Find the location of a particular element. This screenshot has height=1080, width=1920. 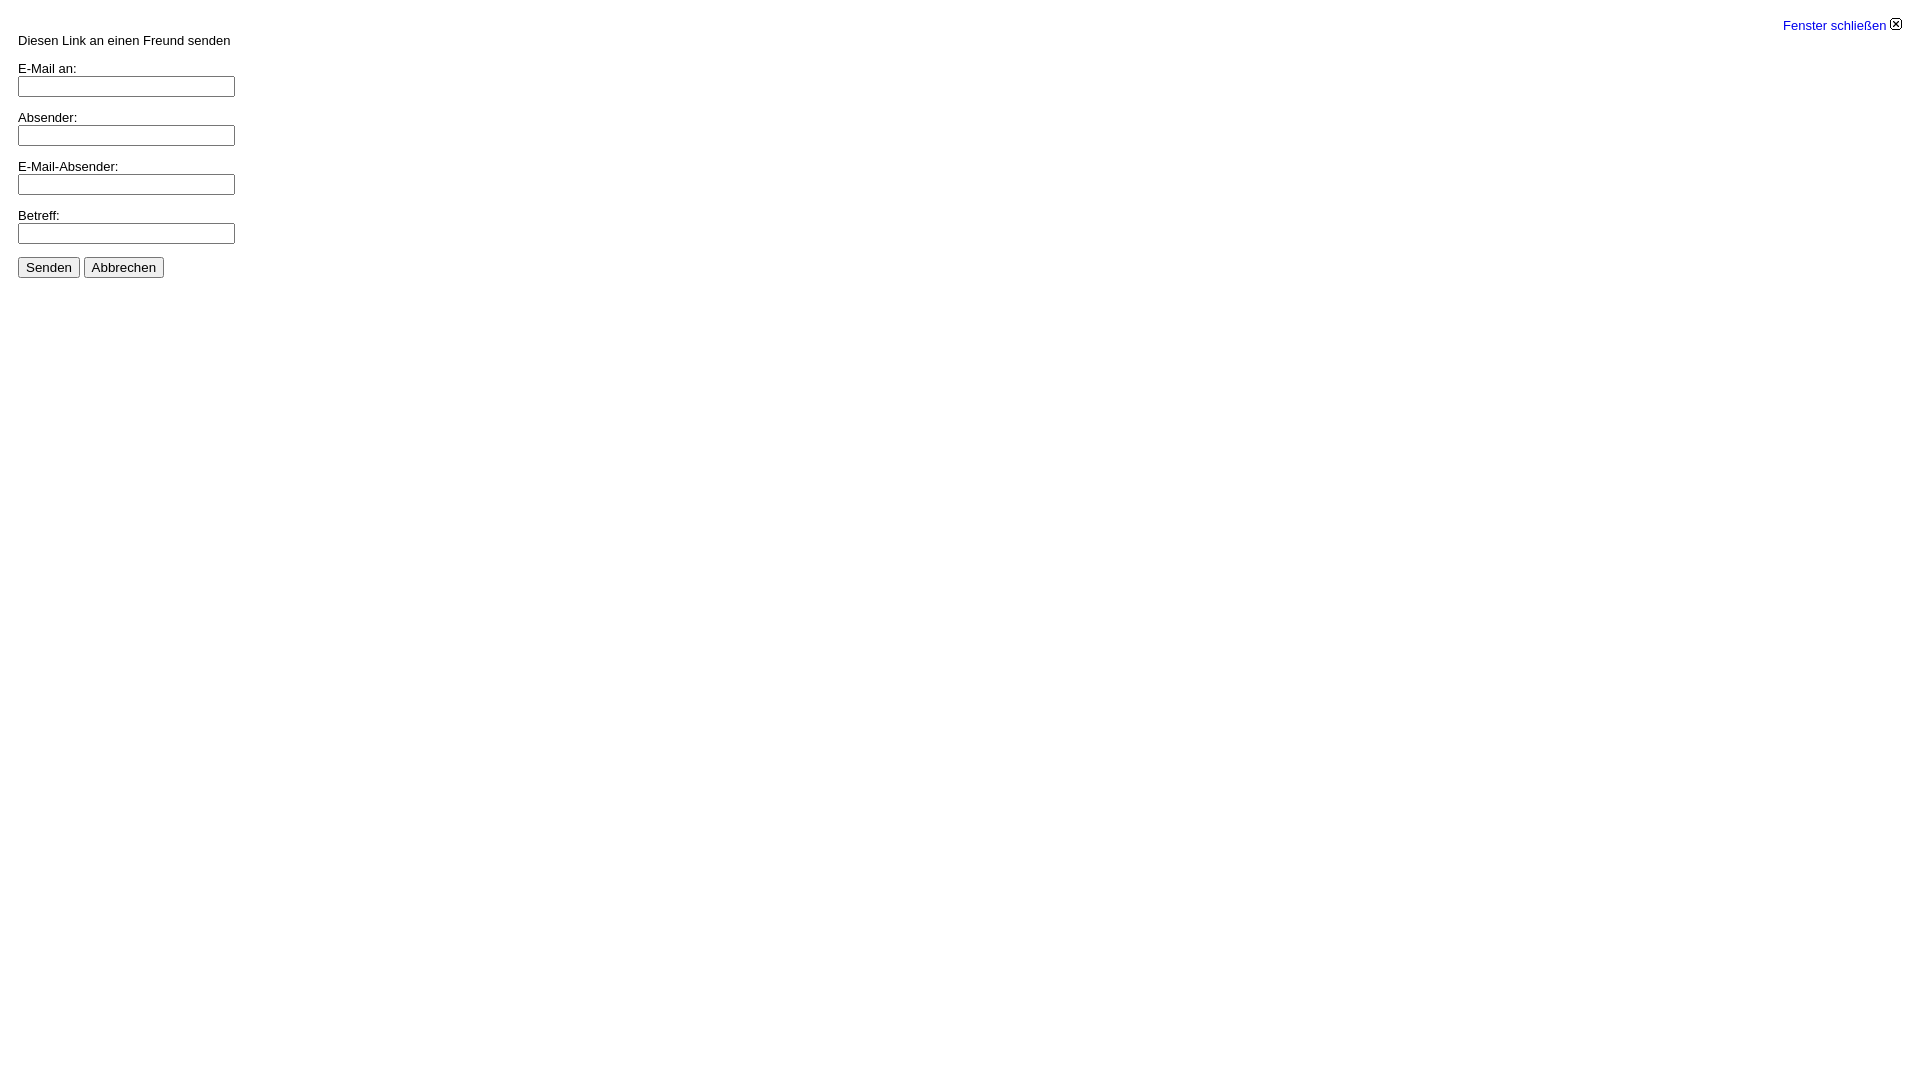

'Abbrechen' is located at coordinates (123, 266).